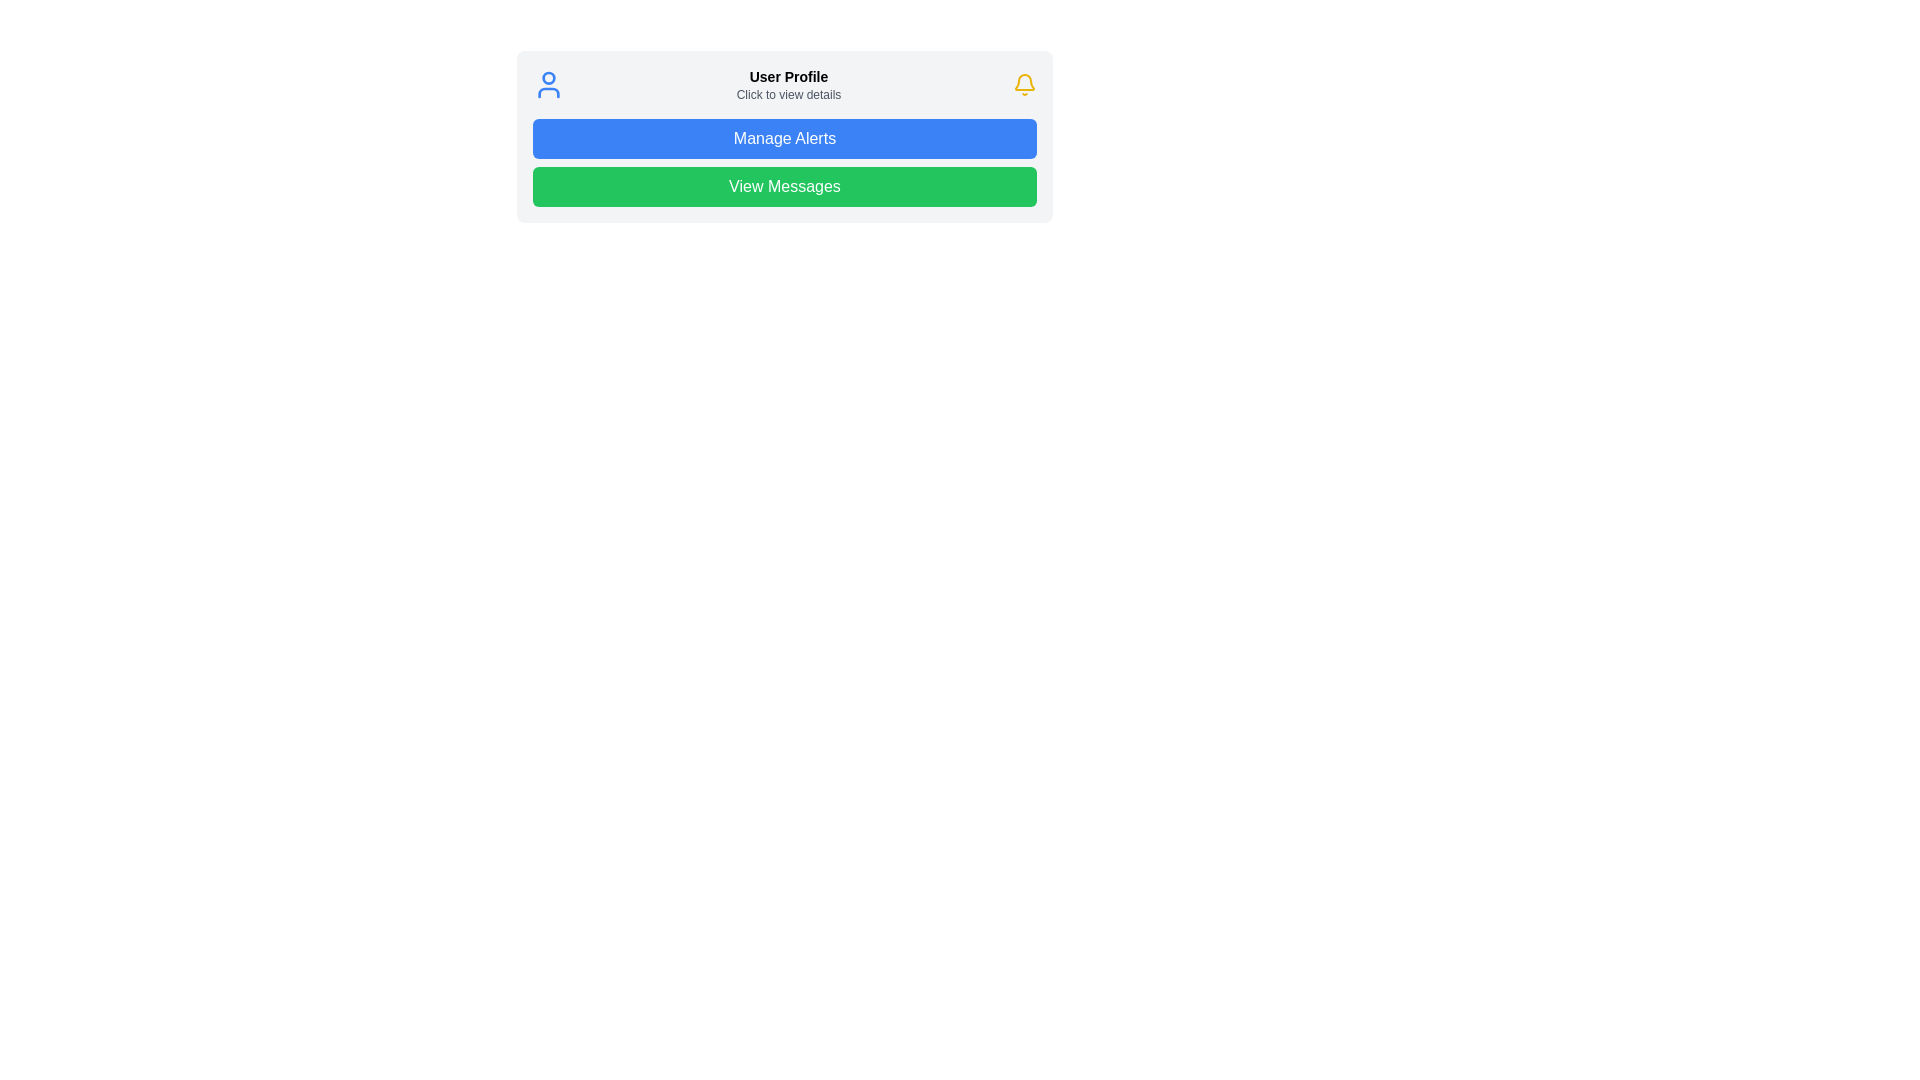 The height and width of the screenshot is (1080, 1920). I want to click on the 'User Profile' text element that displays 'User Profile' and 'Click, so click(787, 83).